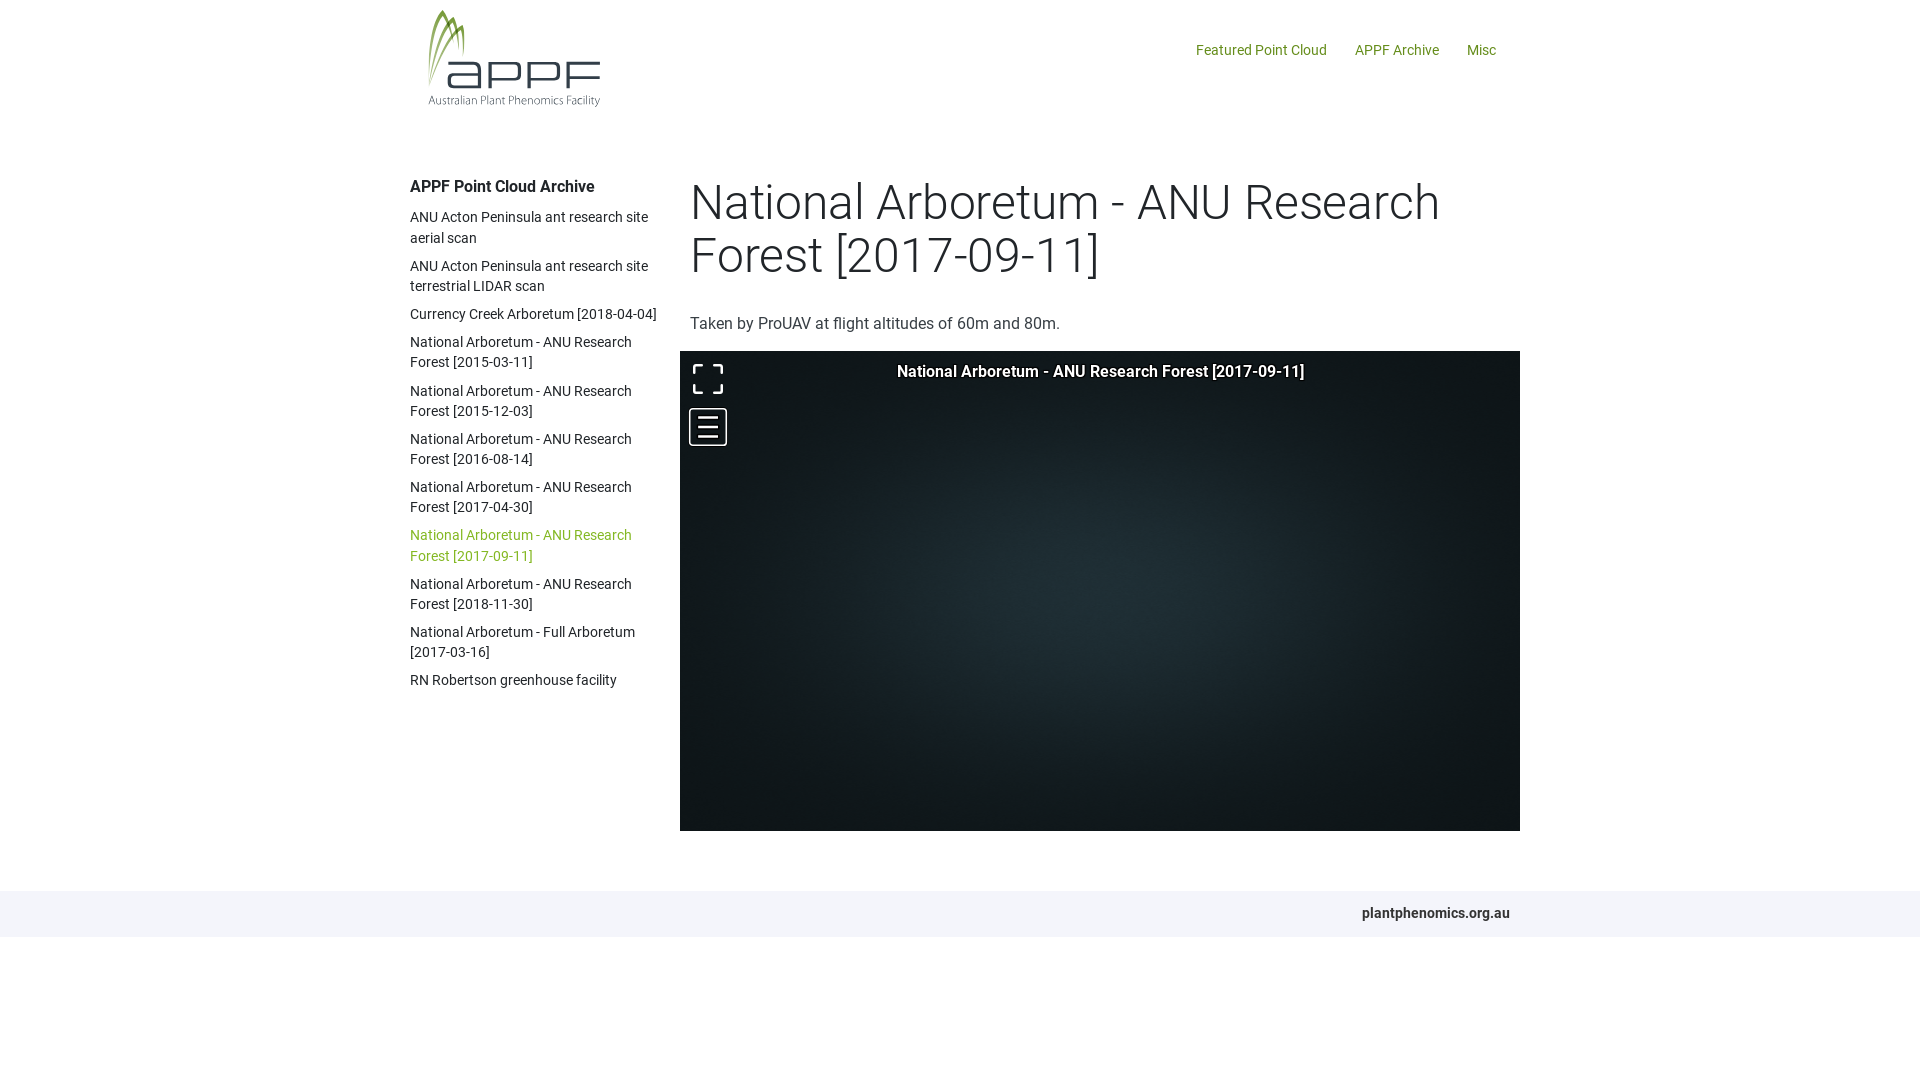 This screenshot has height=1080, width=1920. Describe the element at coordinates (749, 389) in the screenshot. I see `'FR'` at that location.